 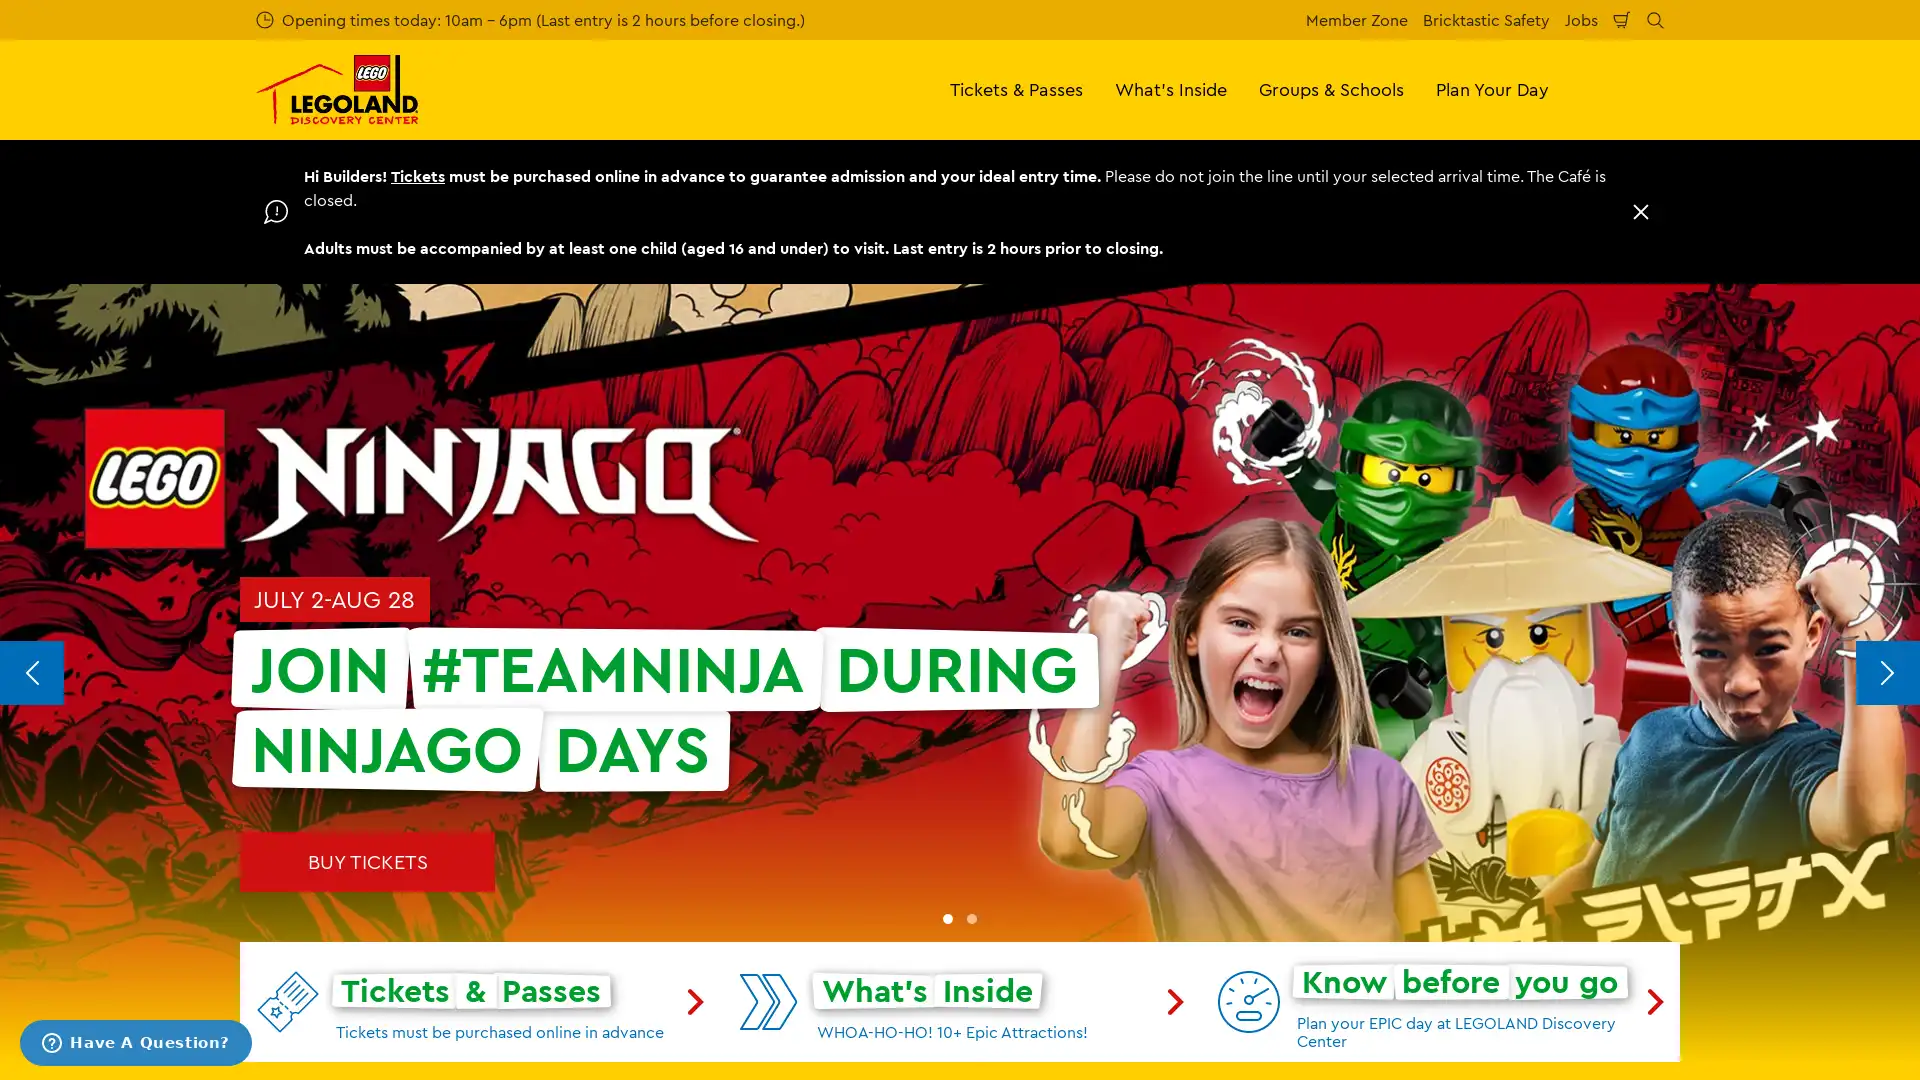 What do you see at coordinates (1492, 88) in the screenshot?
I see `Plan Your Day` at bounding box center [1492, 88].